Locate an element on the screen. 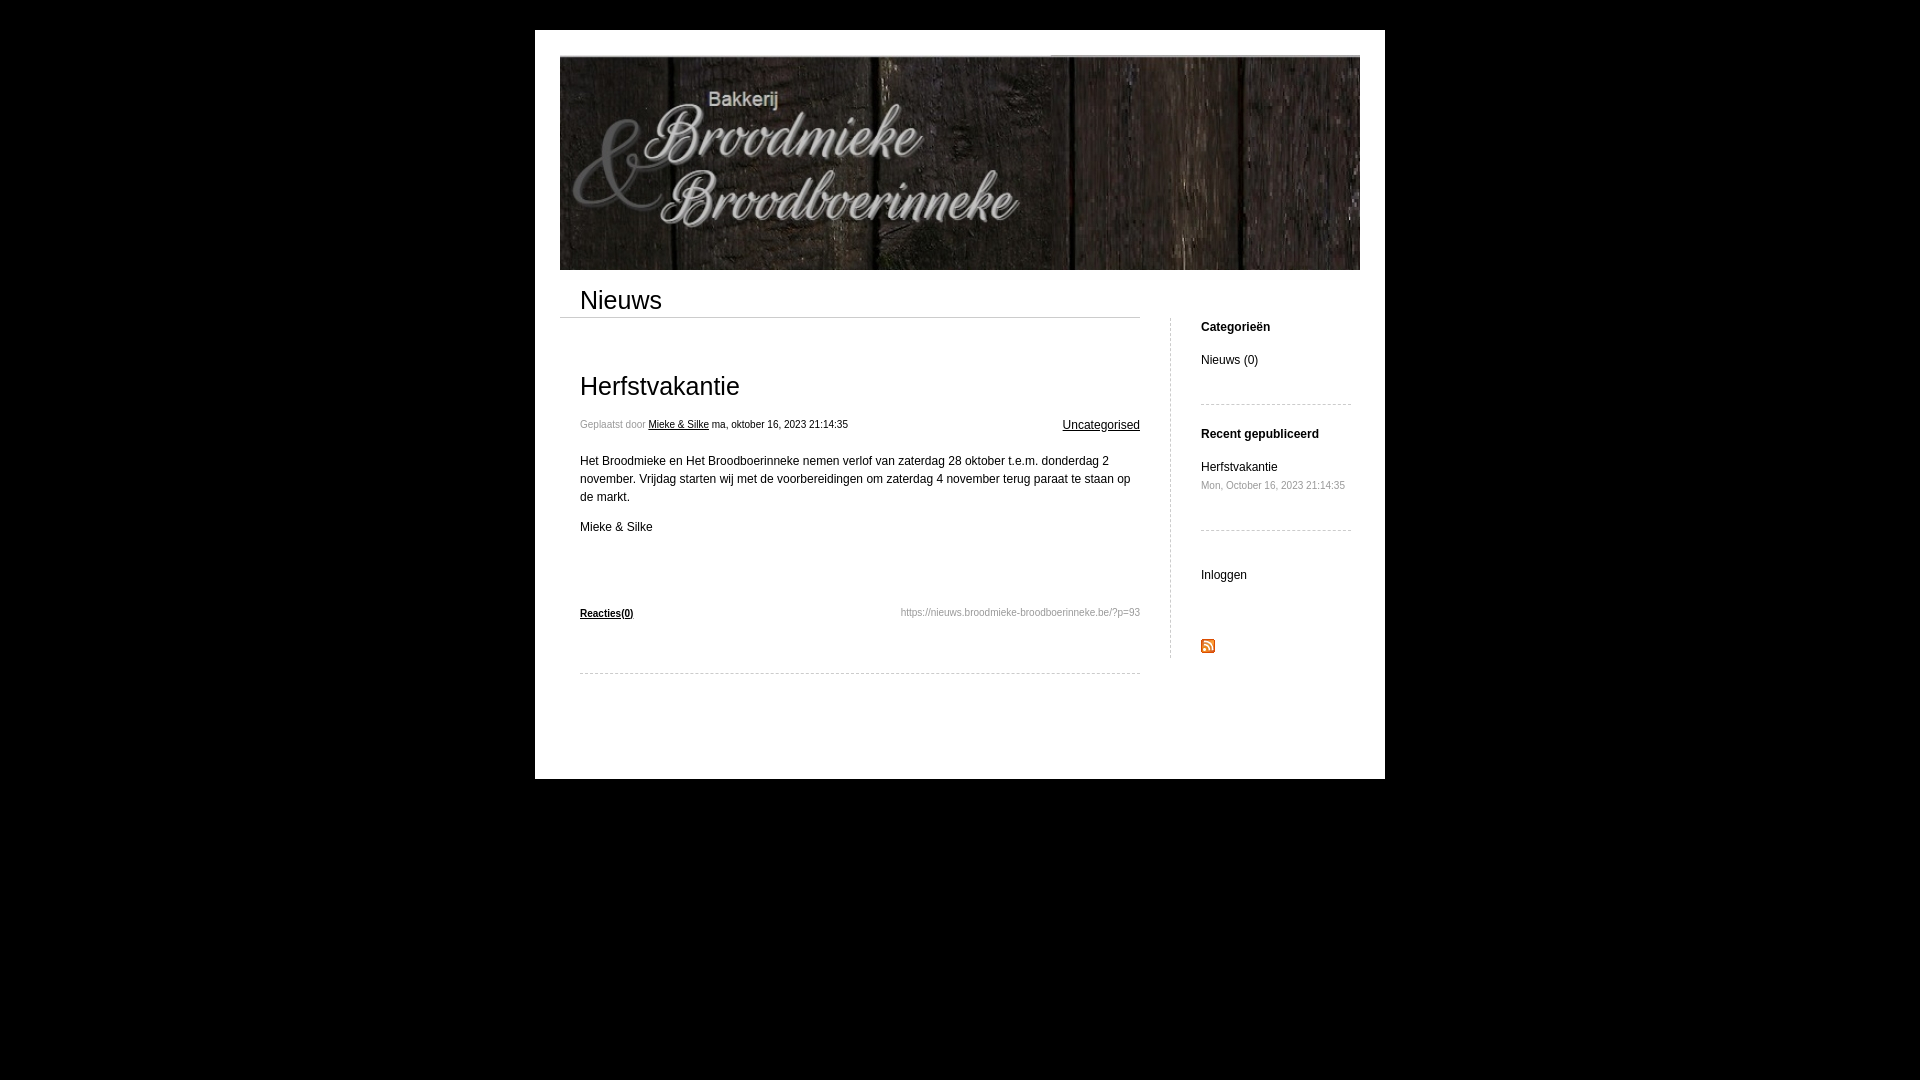  'Uncategorised' is located at coordinates (1100, 423).